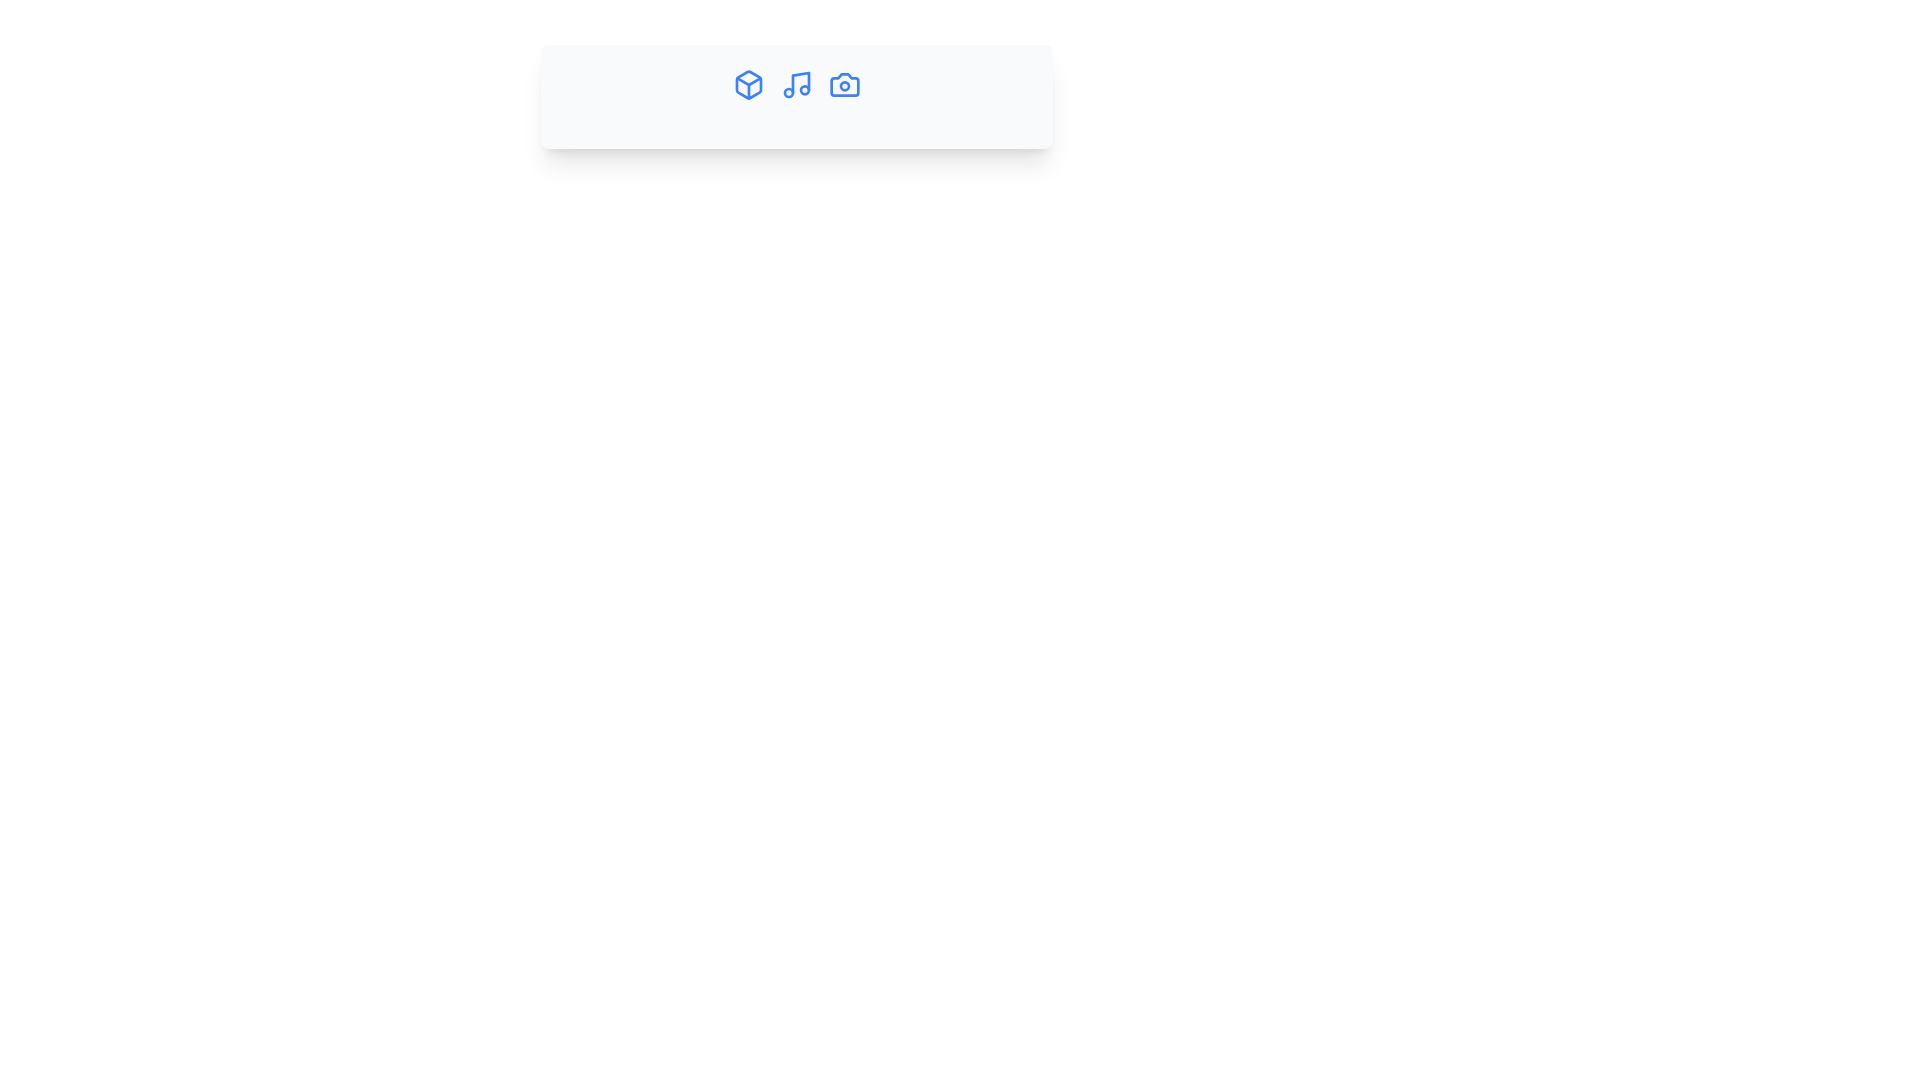 This screenshot has width=1920, height=1080. Describe the element at coordinates (795, 83) in the screenshot. I see `the music icon button, which features a blue music note with circles on the staff, located in the center of a row of three icons` at that location.